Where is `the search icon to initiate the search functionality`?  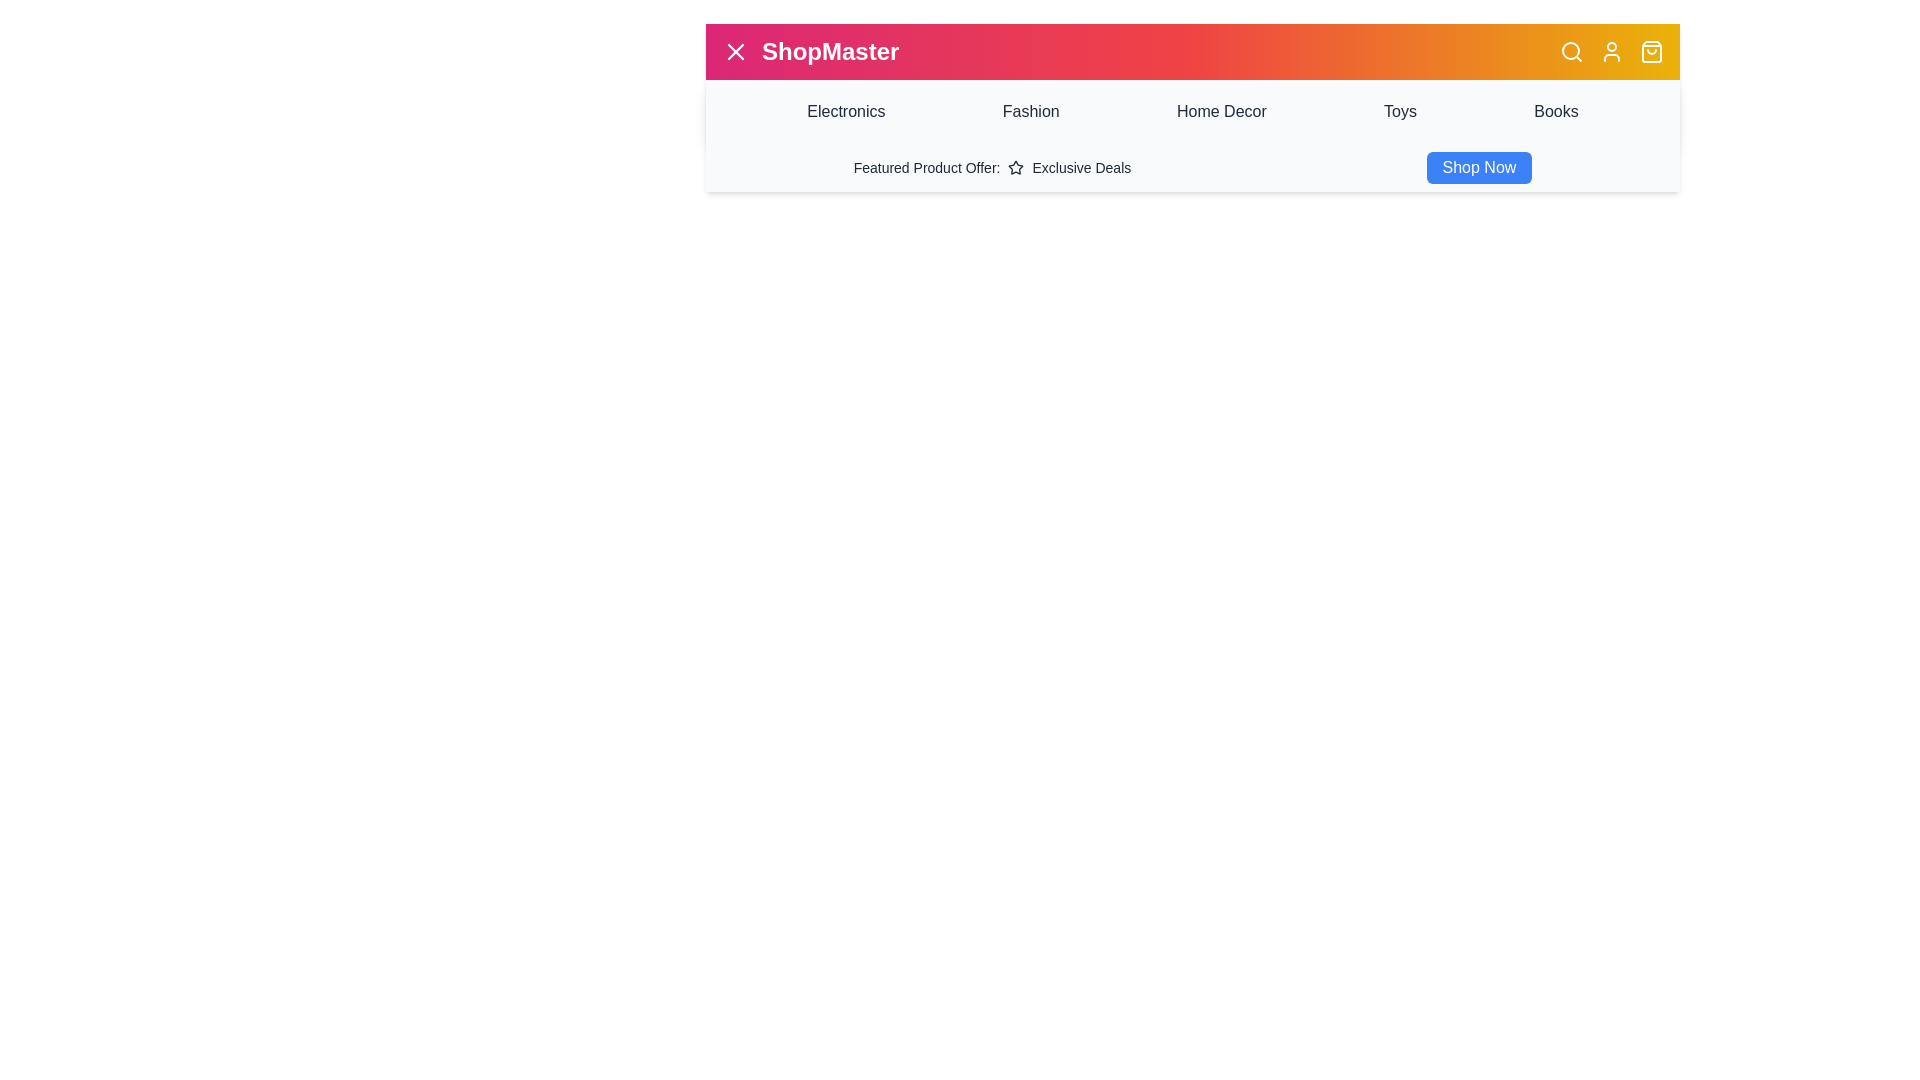 the search icon to initiate the search functionality is located at coordinates (1570, 50).